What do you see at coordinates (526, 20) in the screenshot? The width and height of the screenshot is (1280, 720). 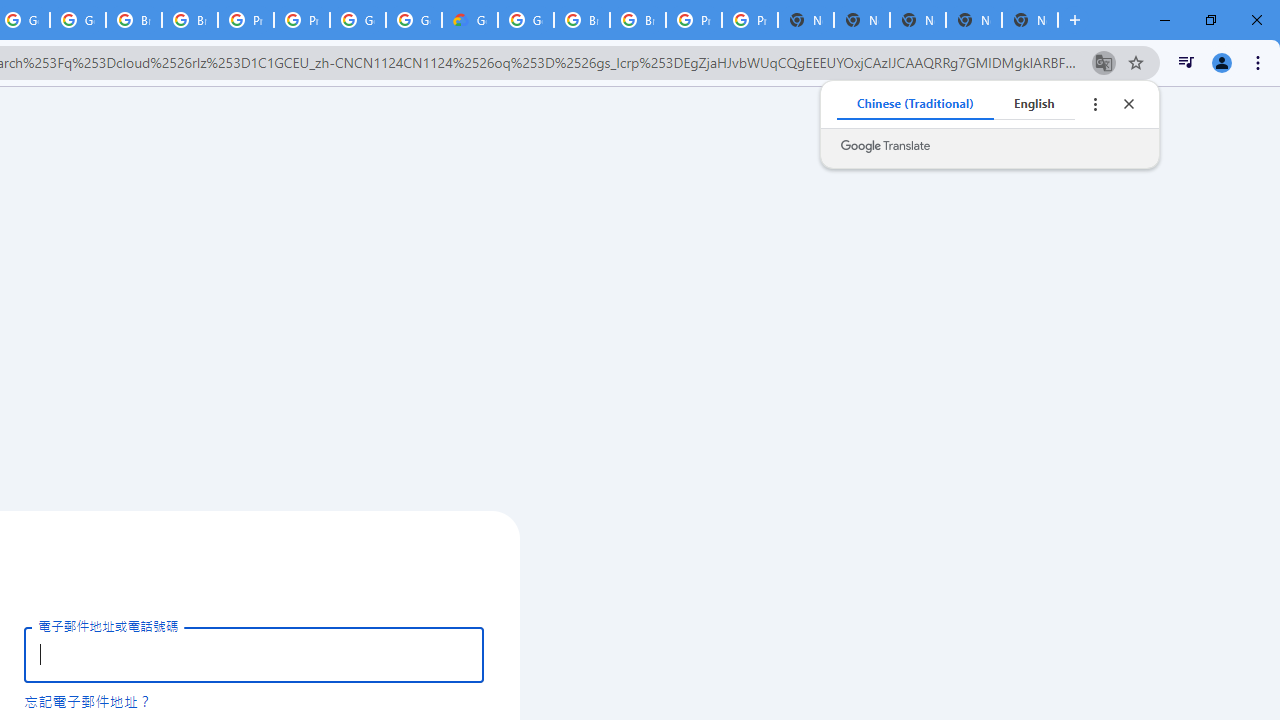 I see `'Google Cloud Platform'` at bounding box center [526, 20].